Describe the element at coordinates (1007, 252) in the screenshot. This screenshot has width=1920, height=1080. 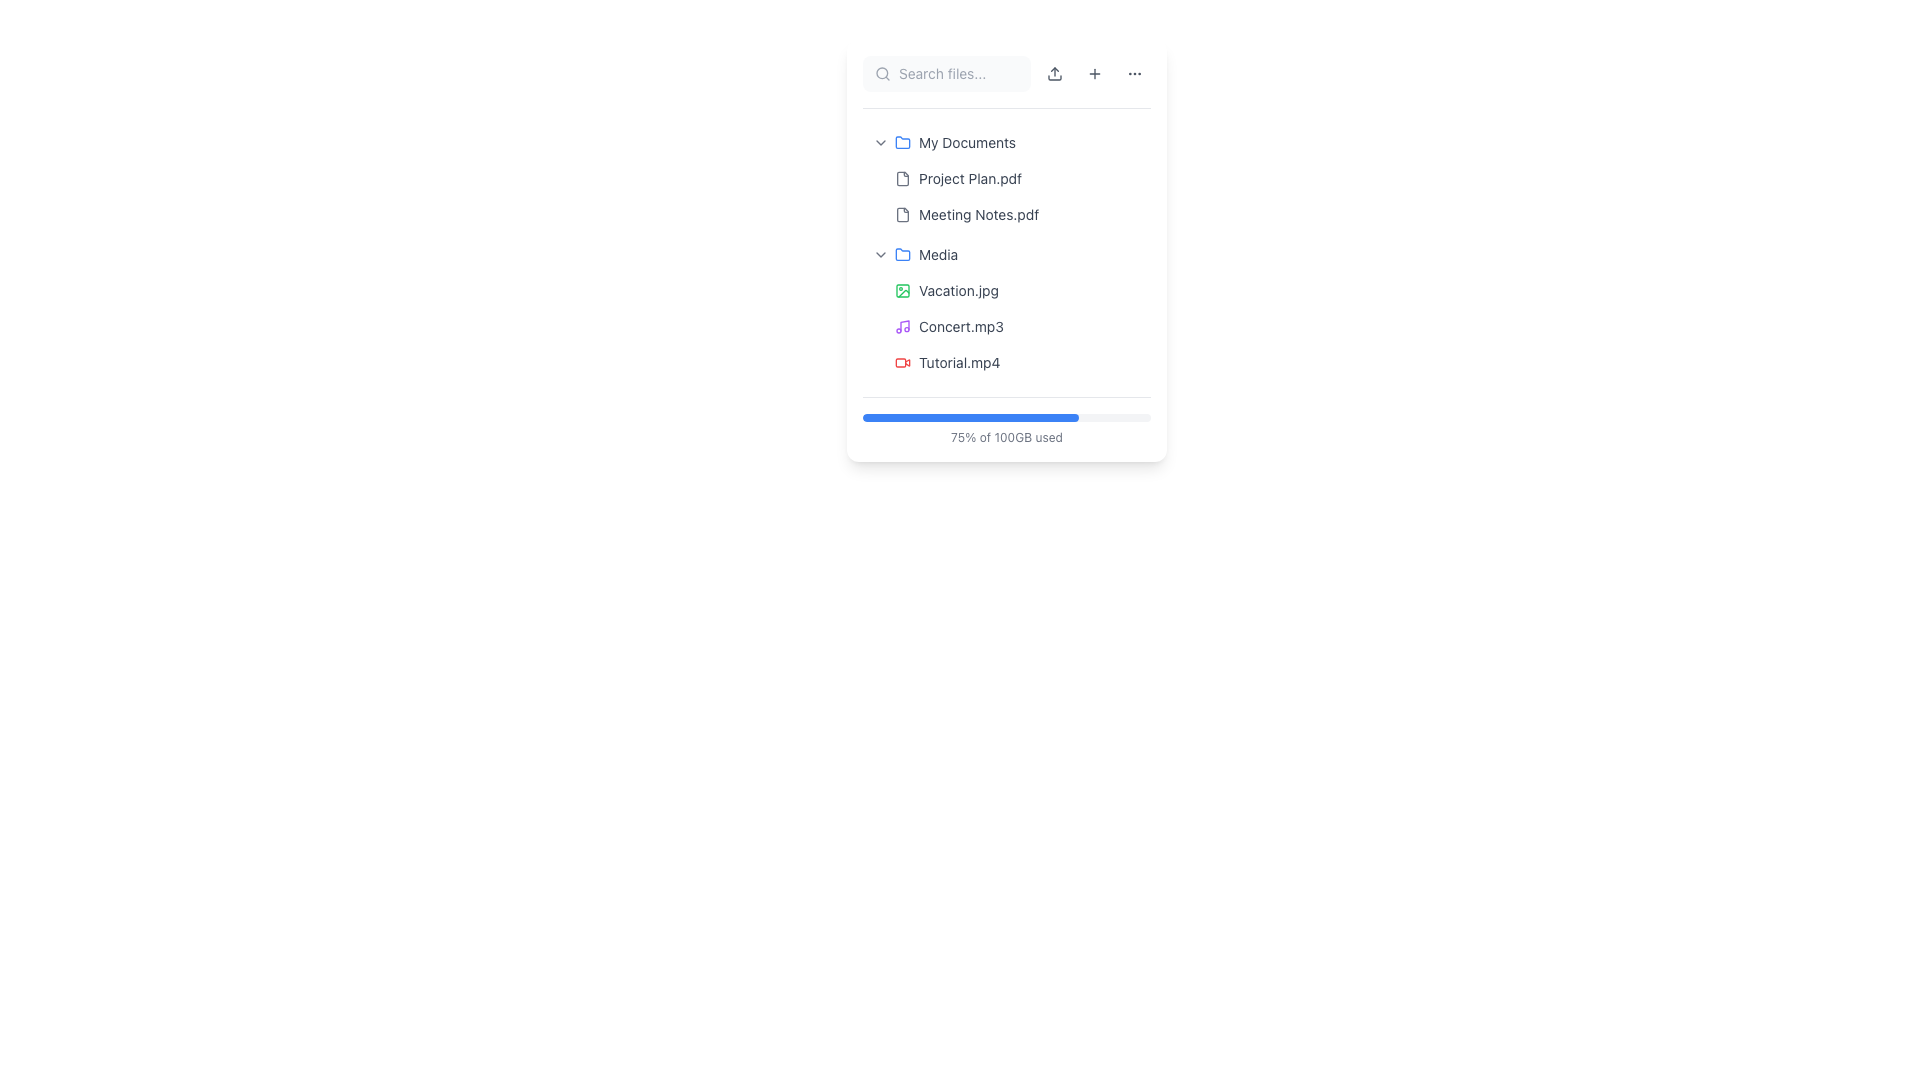
I see `the File list panel located under the 'My Documents' entry` at that location.